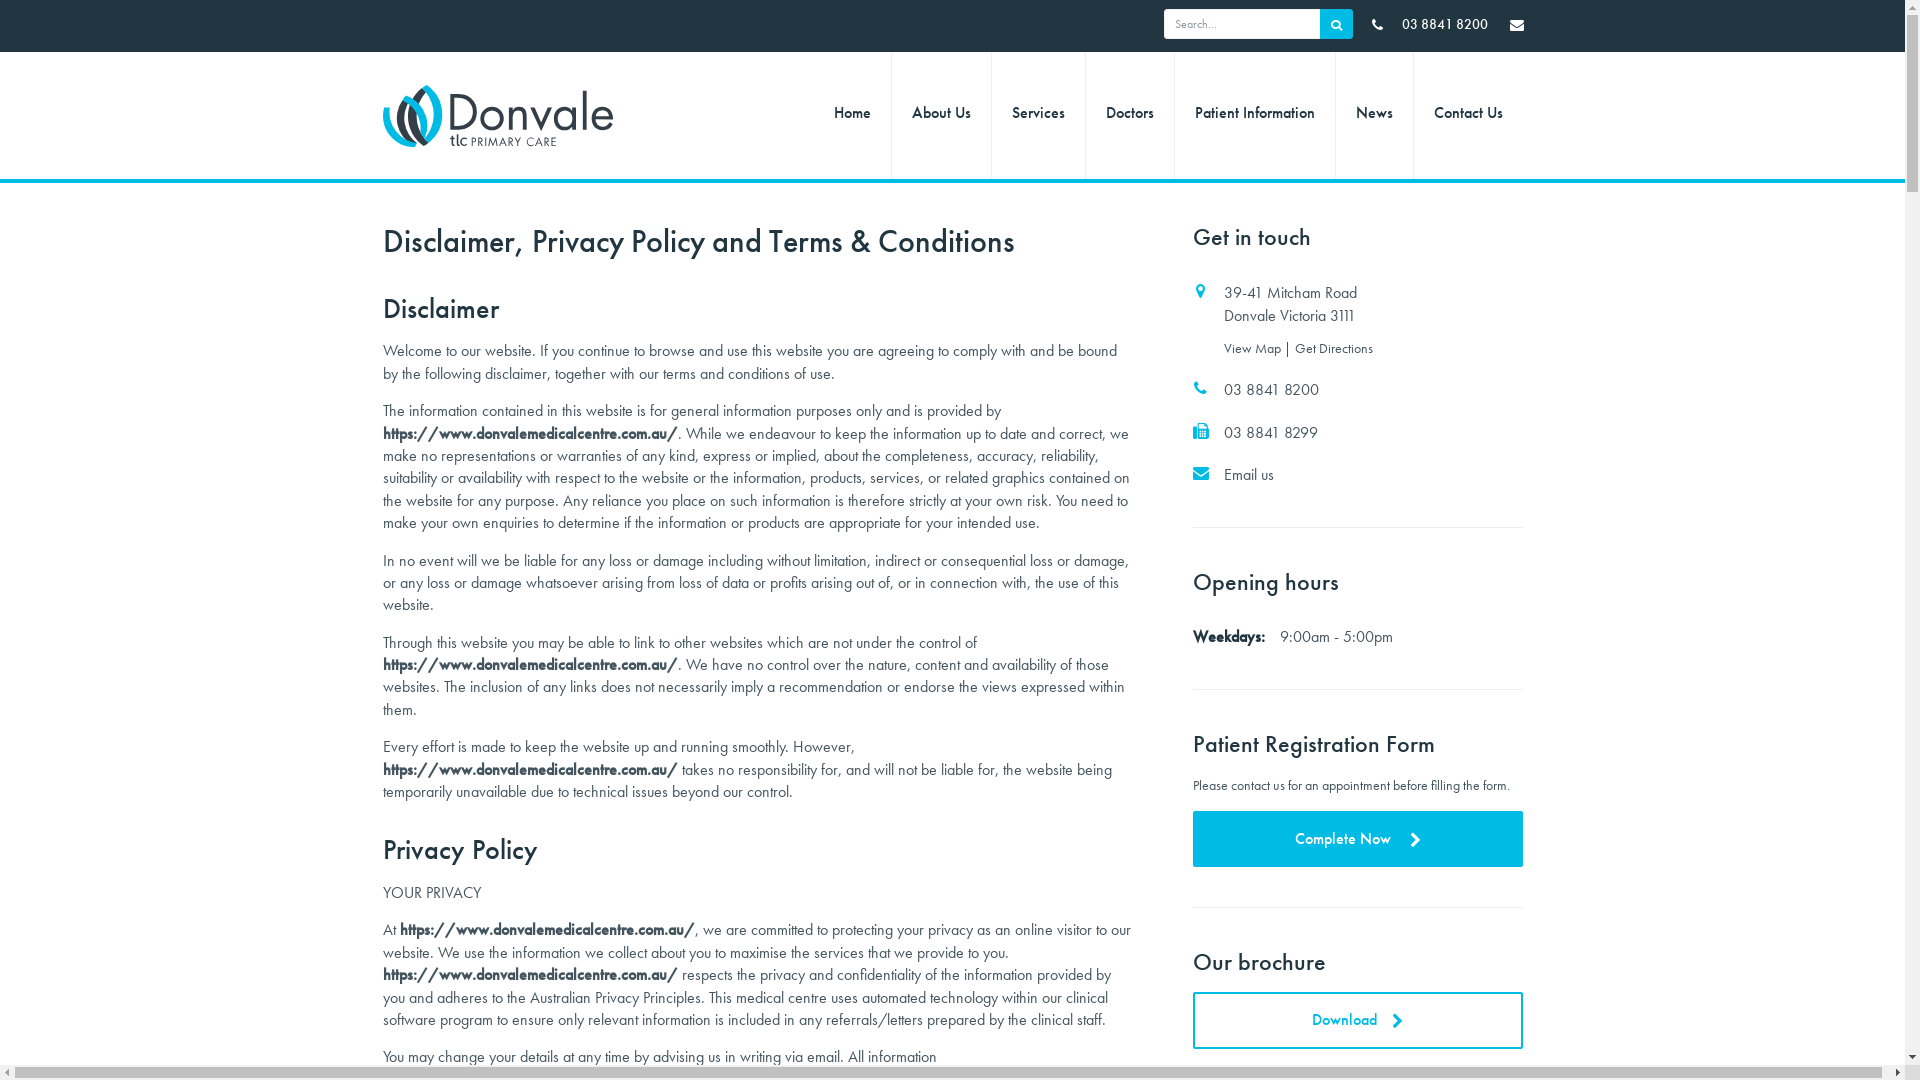 This screenshot has height=1080, width=1920. I want to click on 'TLC Primary Care - Donvale | Email Us', so click(1501, 24).